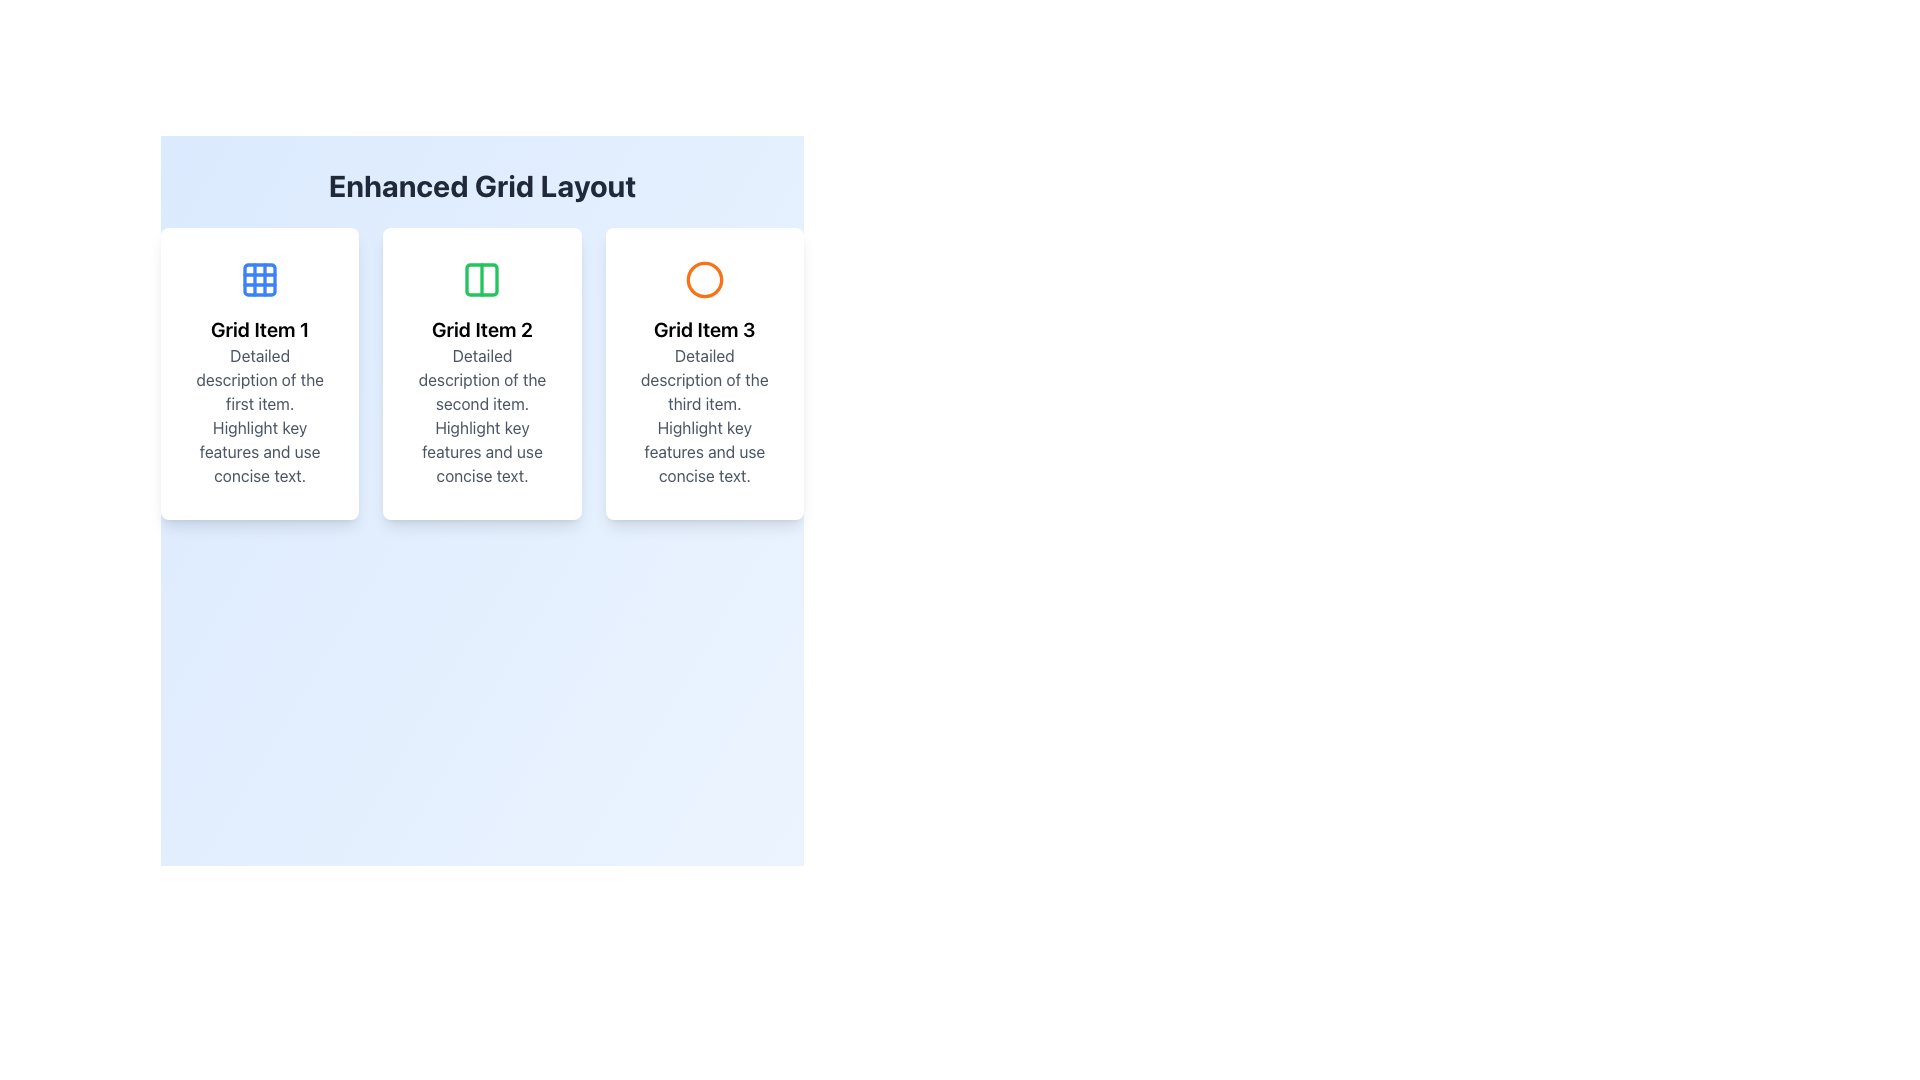 The width and height of the screenshot is (1920, 1080). What do you see at coordinates (259, 374) in the screenshot?
I see `the Informational Card titled 'Grid Item 1', which is the first card in a grid layout, featuring a white background, rounded edges, and a blue icon at the top` at bounding box center [259, 374].